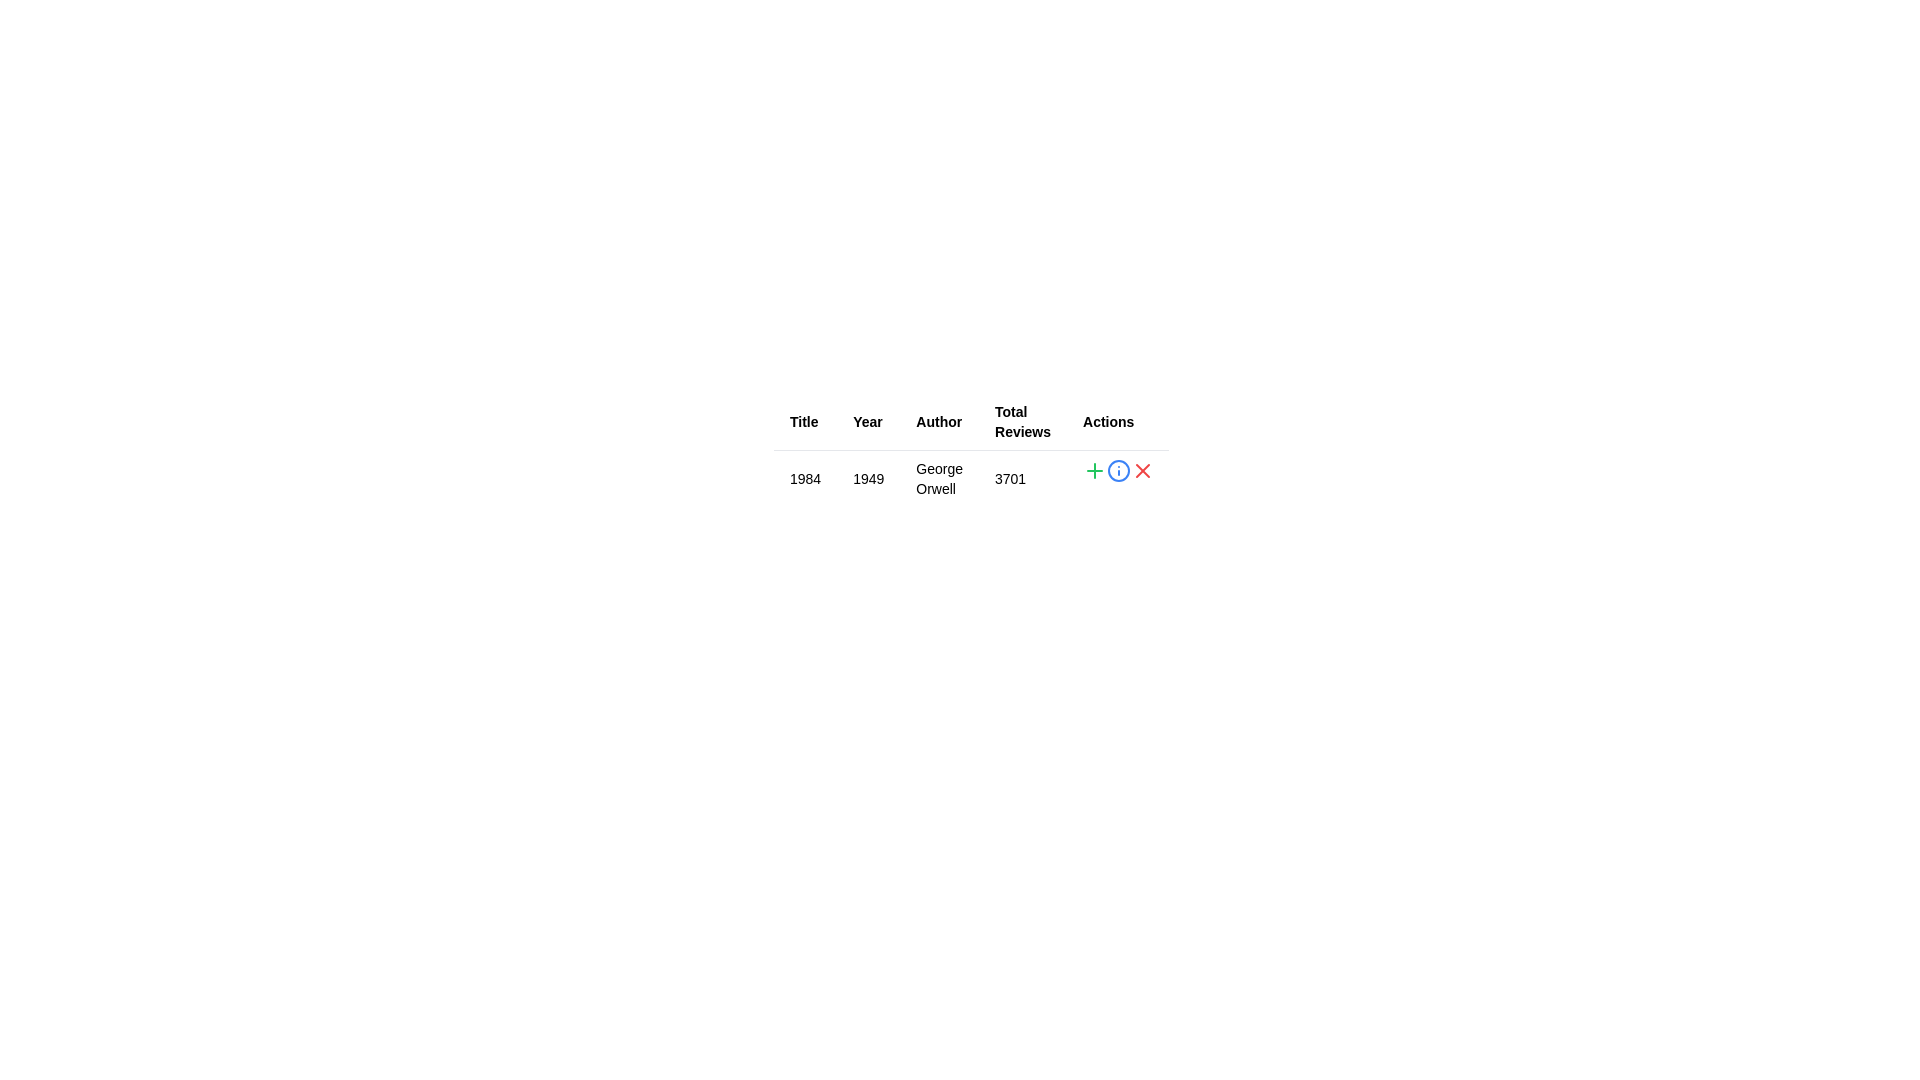 The width and height of the screenshot is (1920, 1080). Describe the element at coordinates (1022, 421) in the screenshot. I see `label indicating the total number of reviews in the fourth column of the table` at that location.